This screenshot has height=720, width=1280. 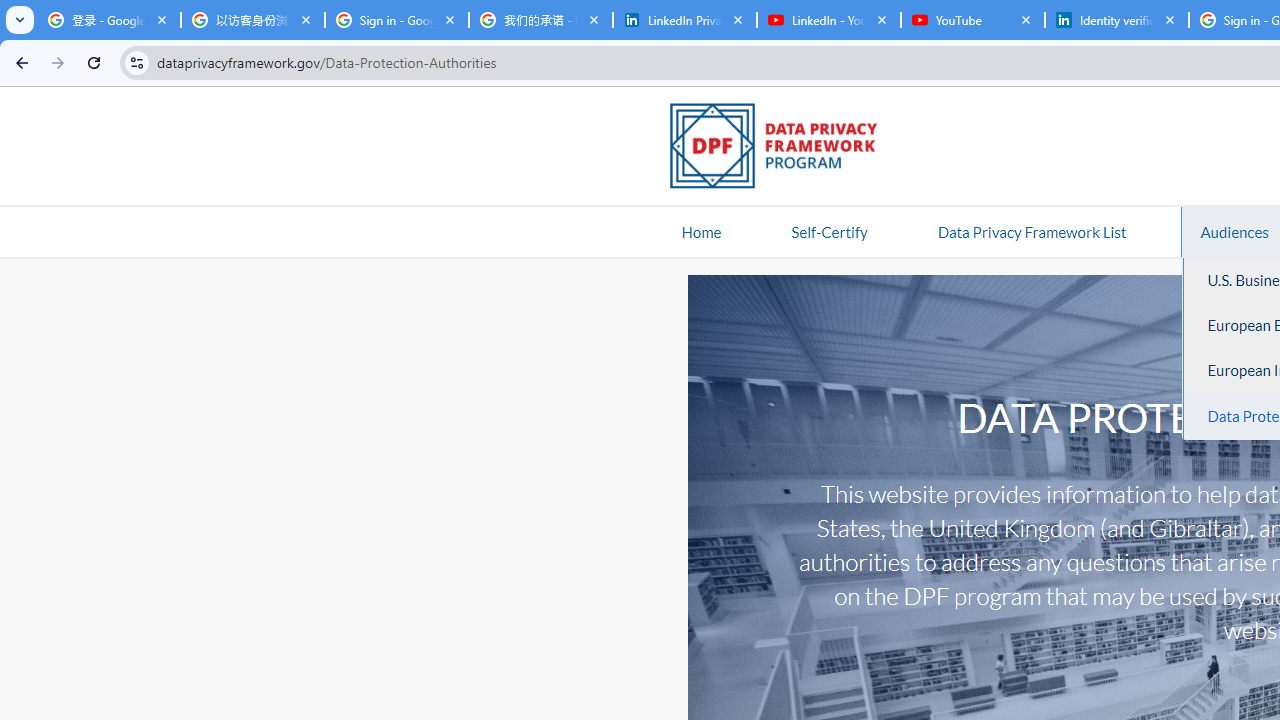 I want to click on 'Sign in - Google Accounts', so click(x=396, y=20).